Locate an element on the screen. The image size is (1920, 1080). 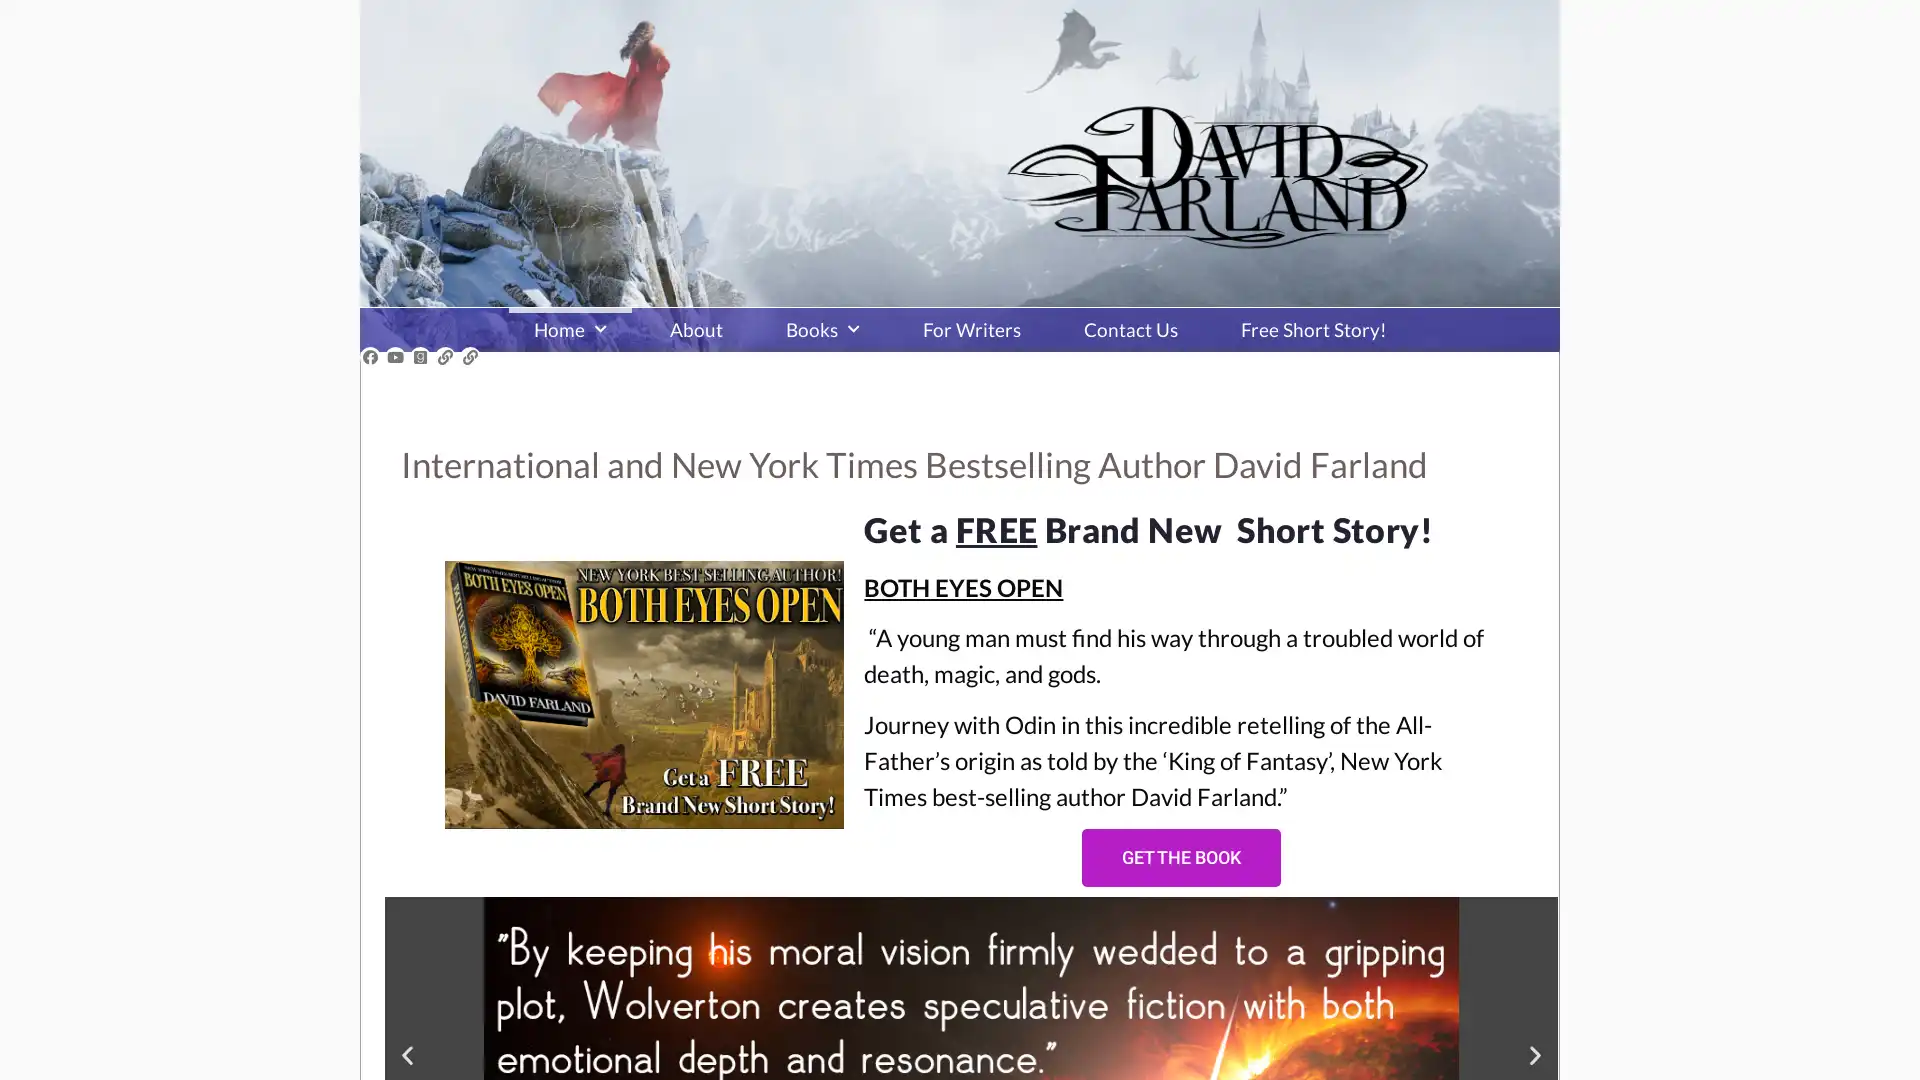
GET THE BOOK is located at coordinates (1134, 703).